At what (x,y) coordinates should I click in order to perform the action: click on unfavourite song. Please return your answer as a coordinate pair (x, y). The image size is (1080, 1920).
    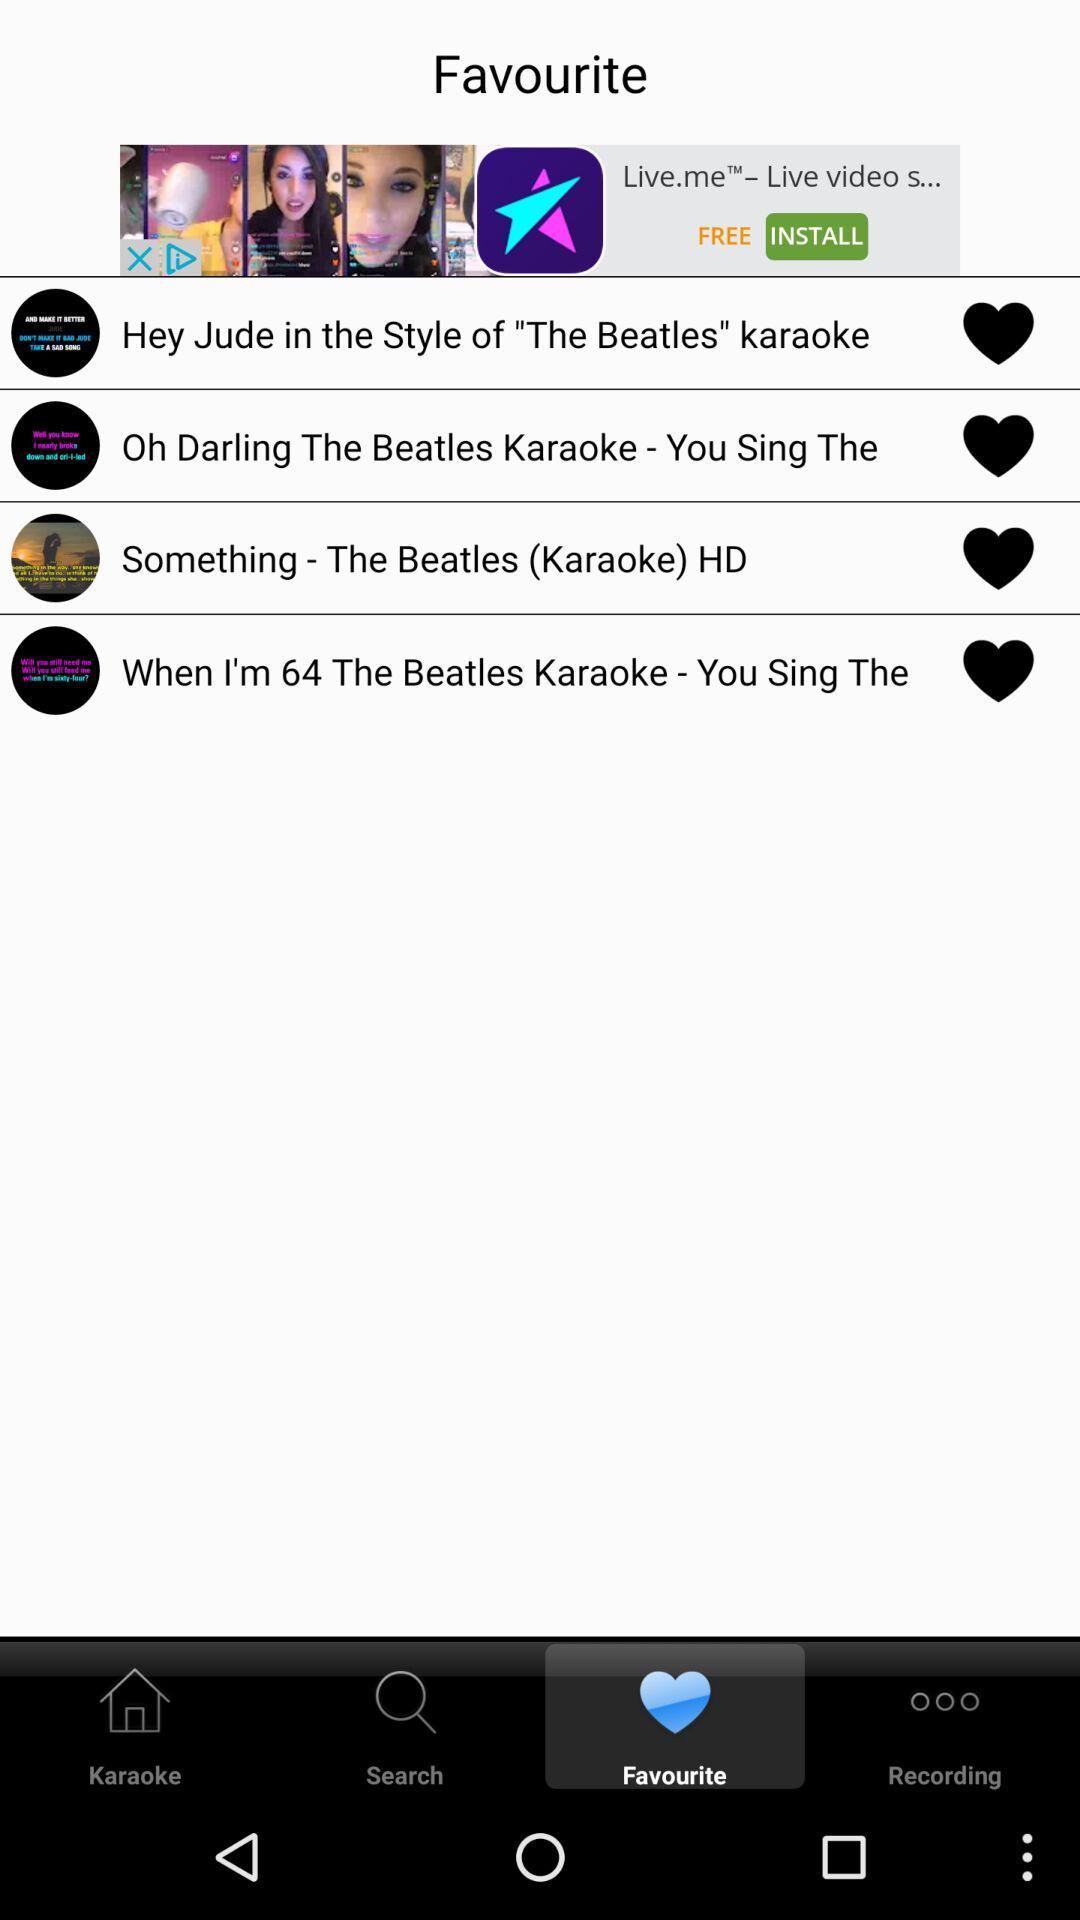
    Looking at the image, I should click on (998, 670).